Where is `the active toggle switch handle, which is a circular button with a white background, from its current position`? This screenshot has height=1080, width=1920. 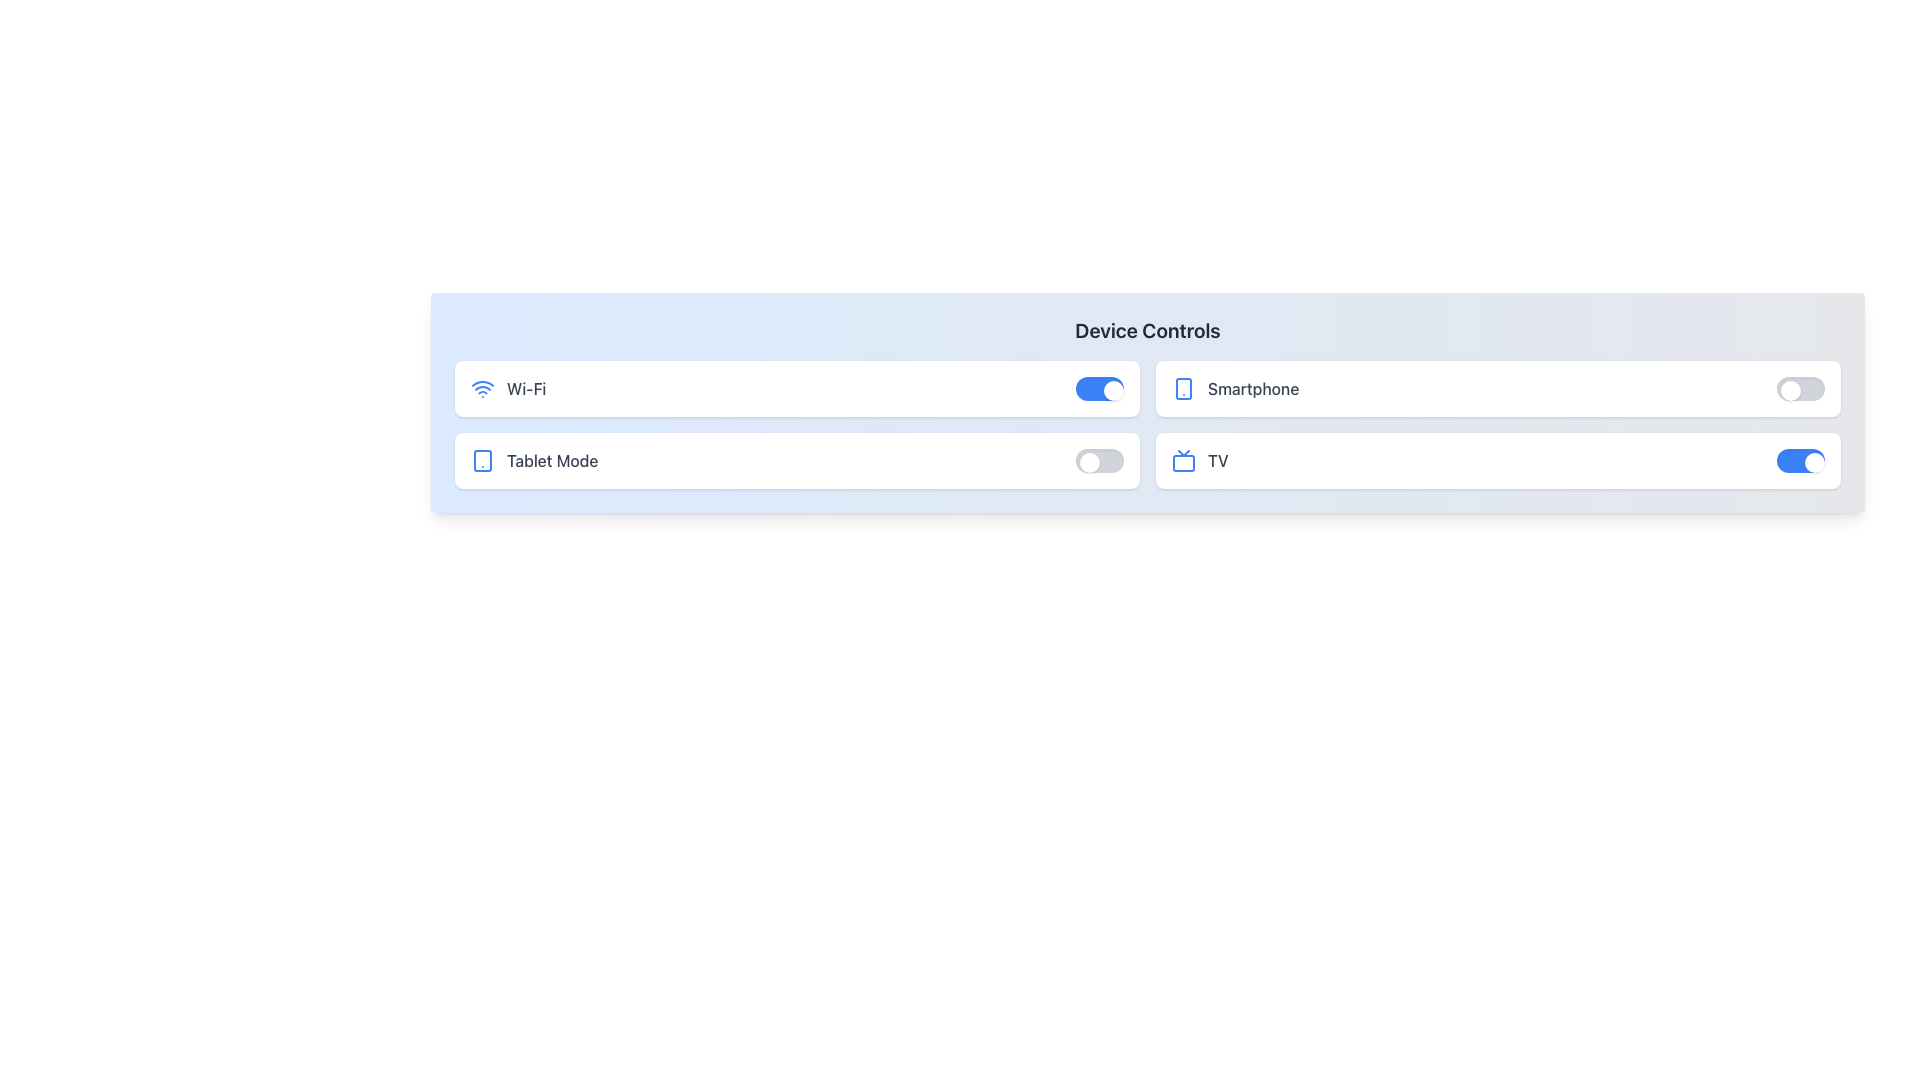
the active toggle switch handle, which is a circular button with a white background, from its current position is located at coordinates (1790, 390).